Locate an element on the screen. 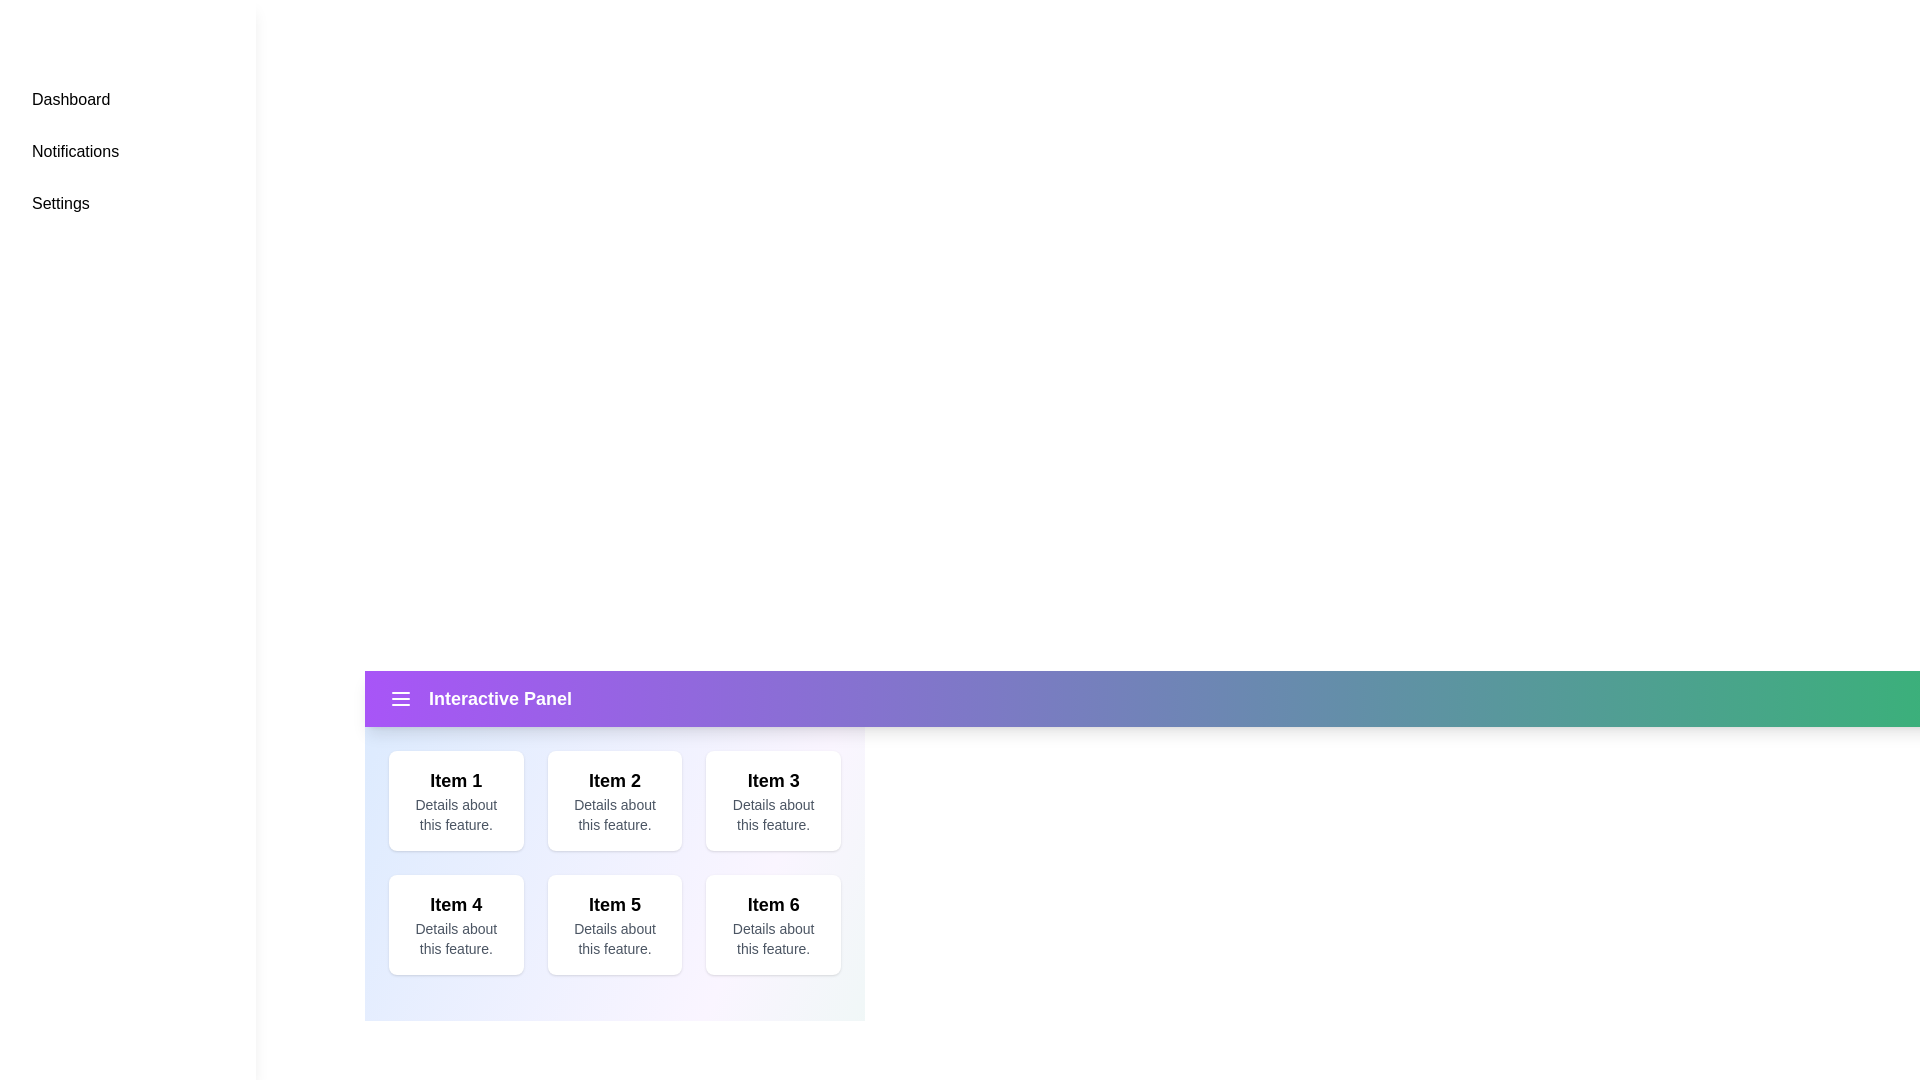 The image size is (1920, 1080). the fourth informational card in the grid layout to trigger a visual effect is located at coordinates (455, 925).